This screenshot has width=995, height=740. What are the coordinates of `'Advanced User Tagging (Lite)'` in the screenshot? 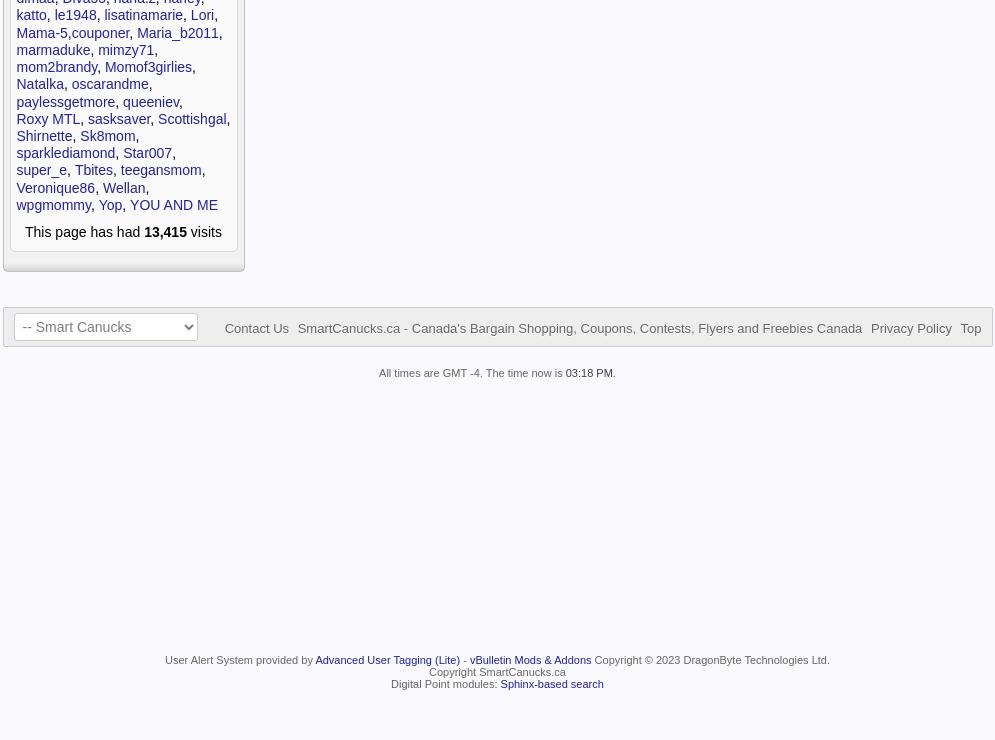 It's located at (387, 660).